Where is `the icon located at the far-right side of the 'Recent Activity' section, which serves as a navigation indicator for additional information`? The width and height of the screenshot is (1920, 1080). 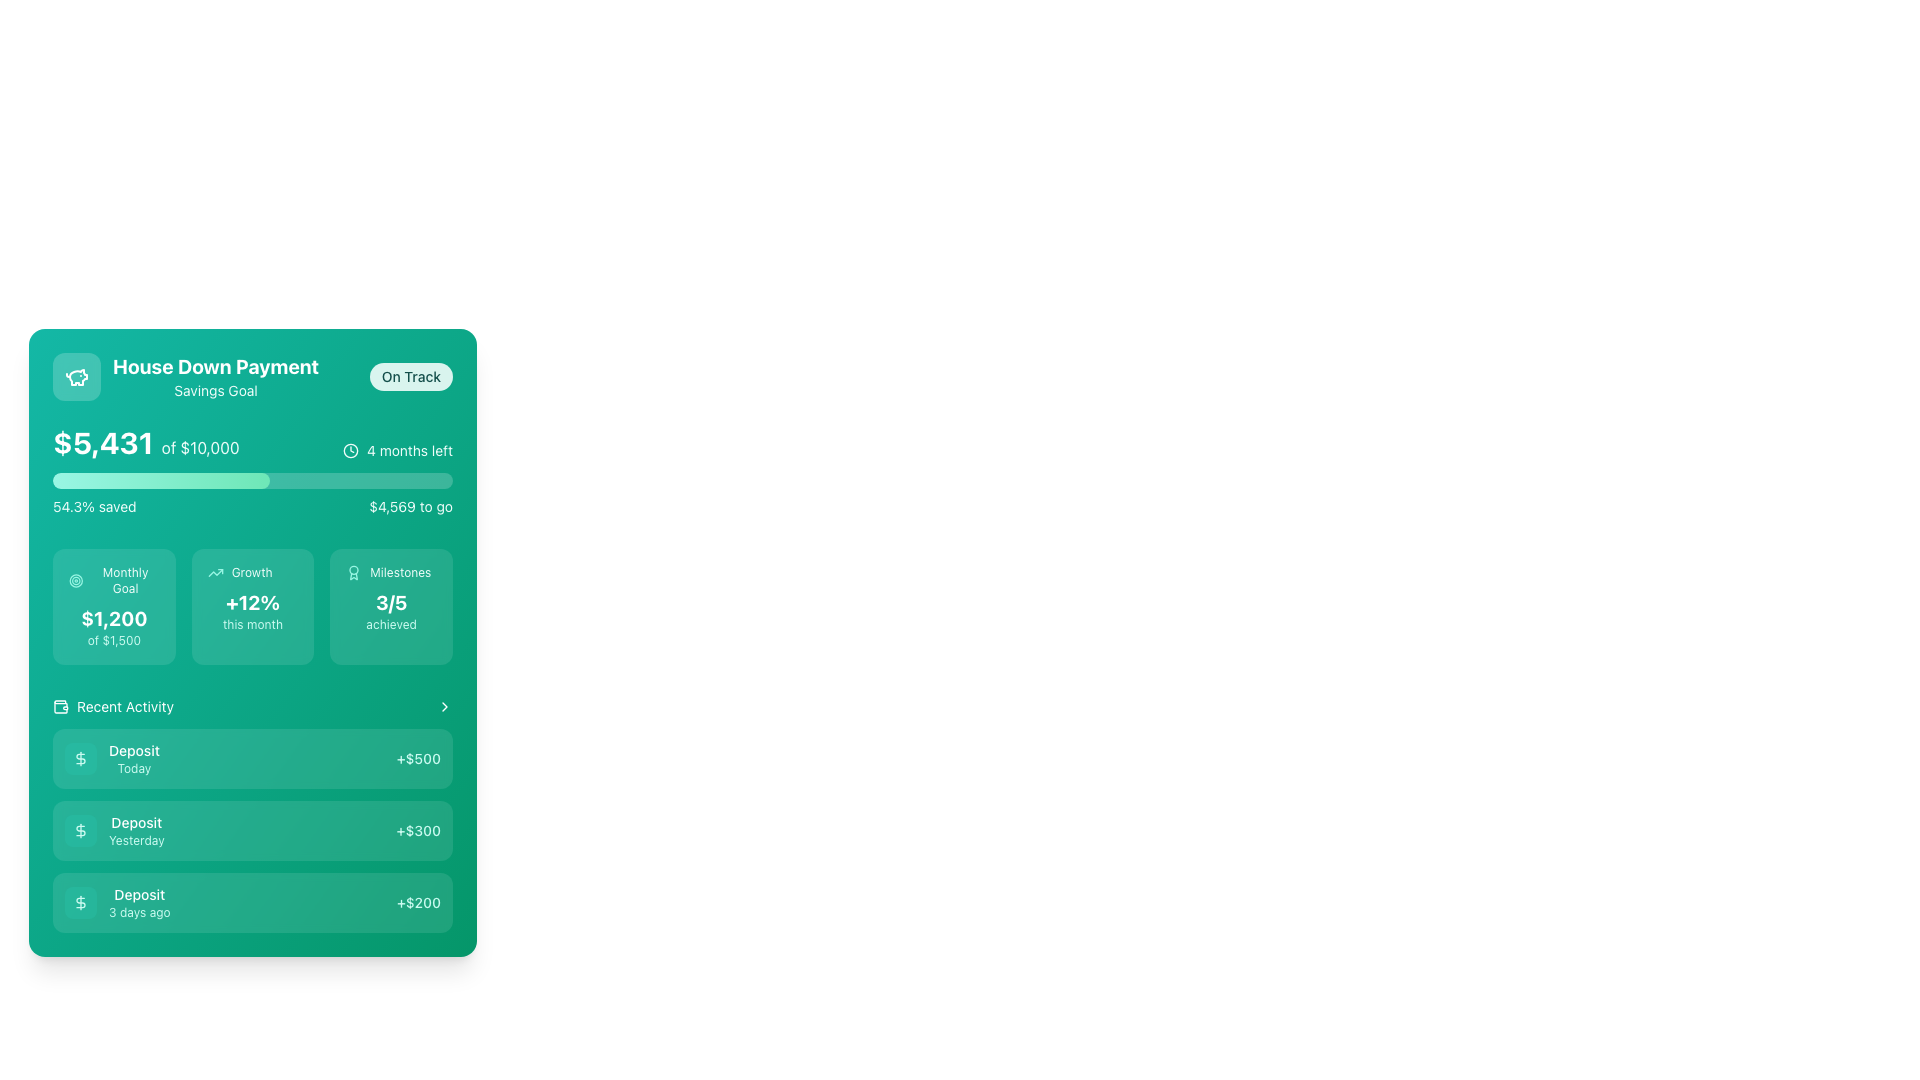
the icon located at the far-right side of the 'Recent Activity' section, which serves as a navigation indicator for additional information is located at coordinates (444, 705).